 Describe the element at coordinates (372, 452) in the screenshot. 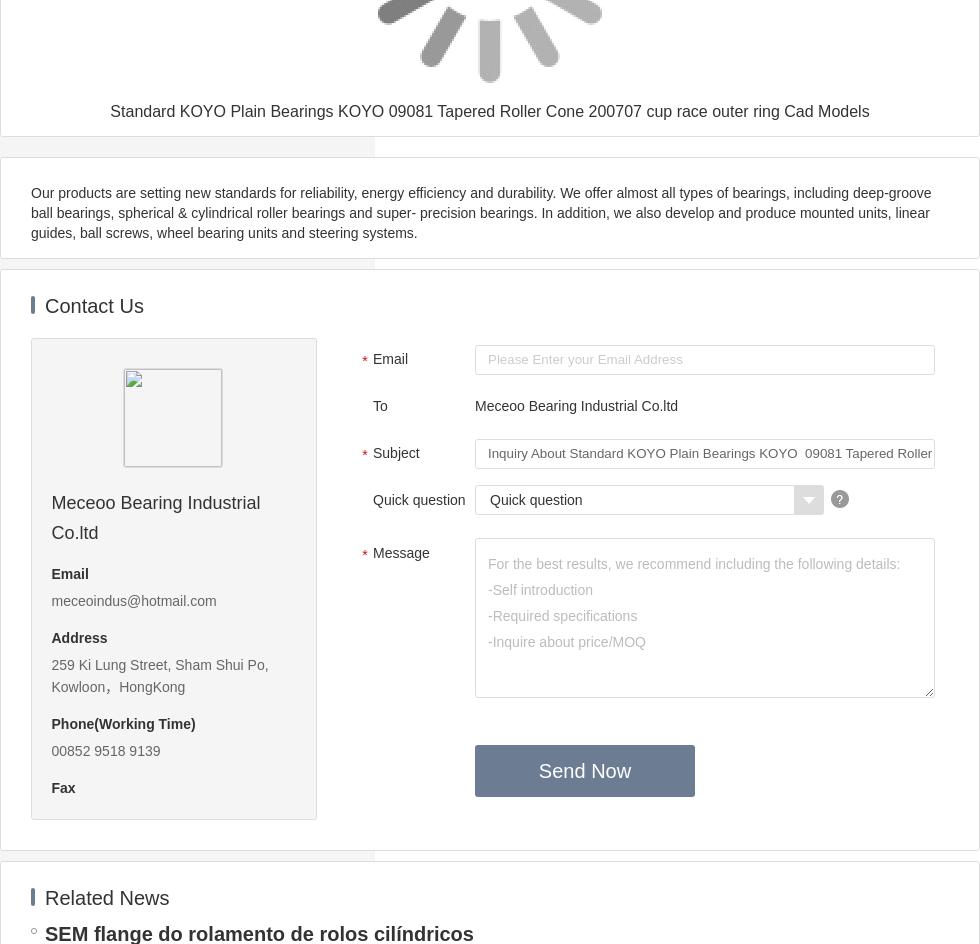

I see `'Subject'` at that location.